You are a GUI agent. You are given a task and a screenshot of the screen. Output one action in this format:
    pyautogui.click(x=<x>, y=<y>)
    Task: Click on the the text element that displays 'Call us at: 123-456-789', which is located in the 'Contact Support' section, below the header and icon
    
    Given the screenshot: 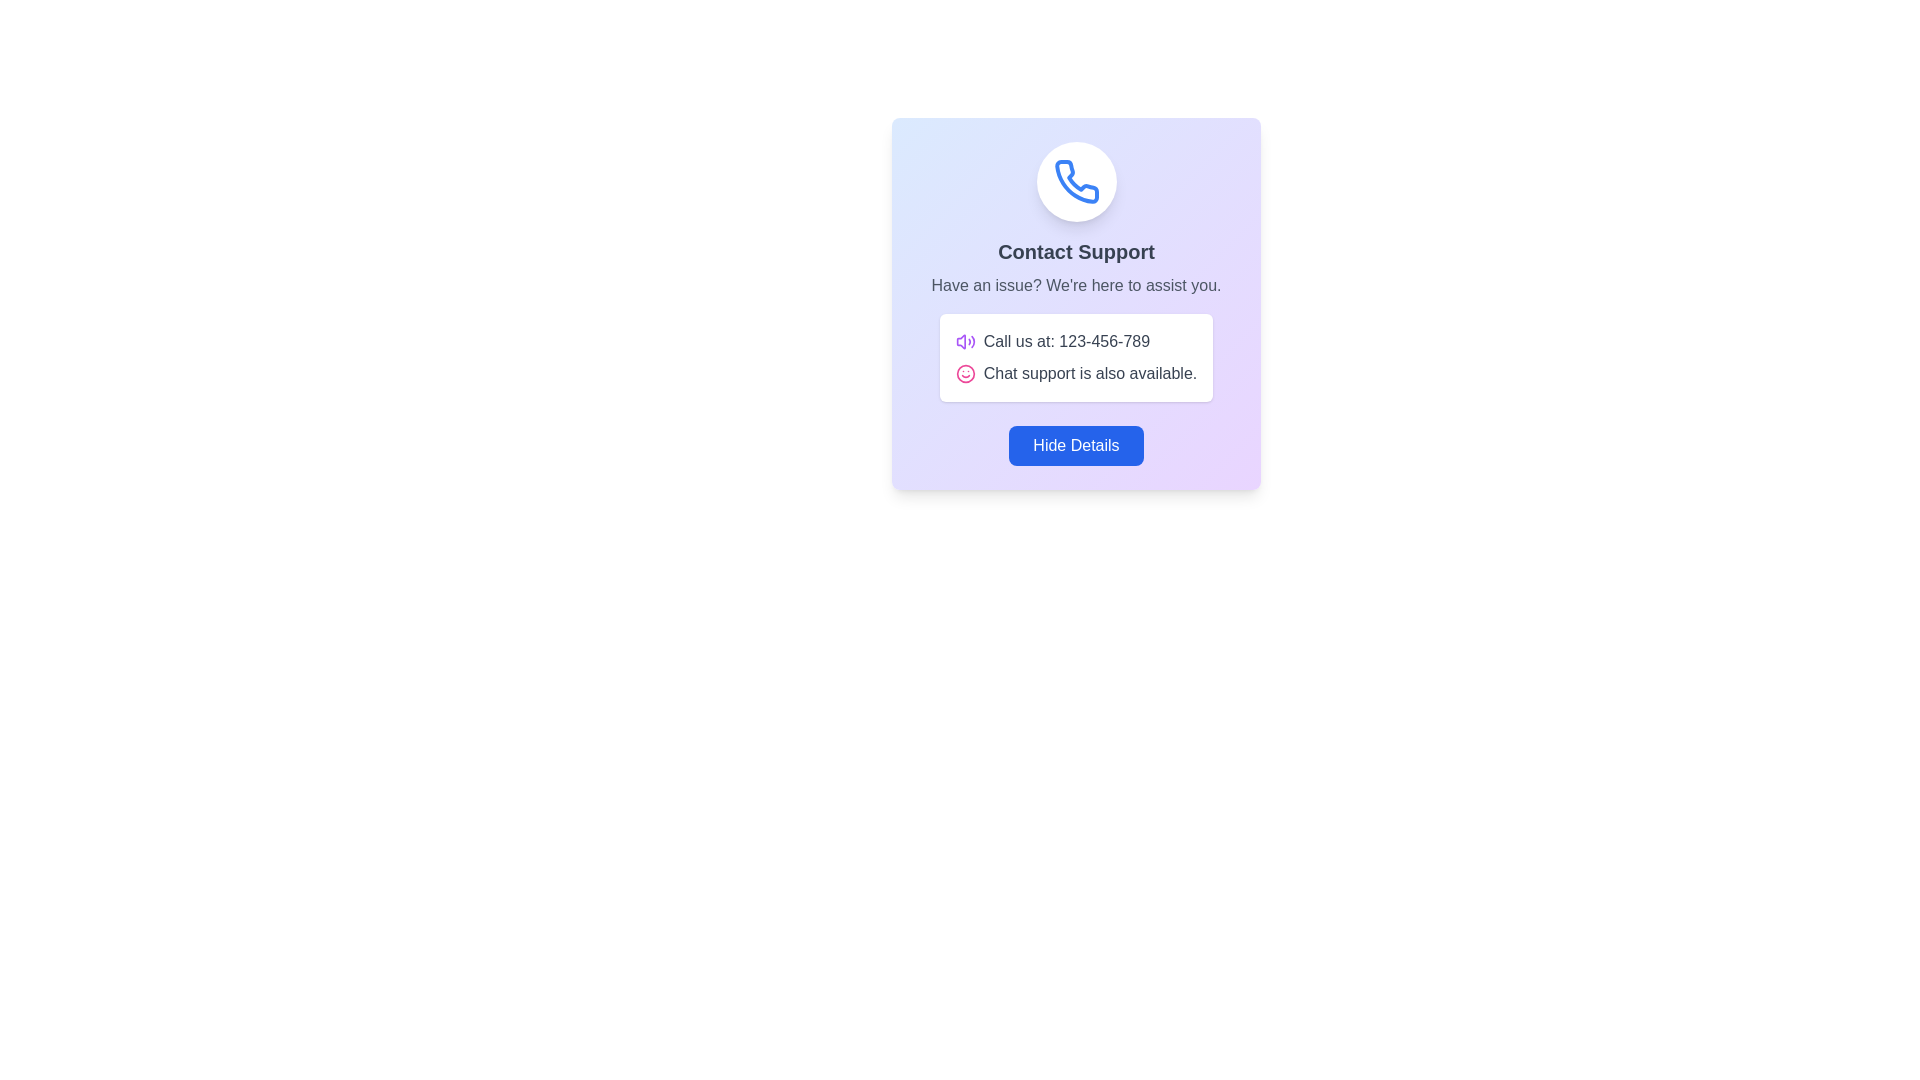 What is the action you would take?
    pyautogui.click(x=1065, y=341)
    